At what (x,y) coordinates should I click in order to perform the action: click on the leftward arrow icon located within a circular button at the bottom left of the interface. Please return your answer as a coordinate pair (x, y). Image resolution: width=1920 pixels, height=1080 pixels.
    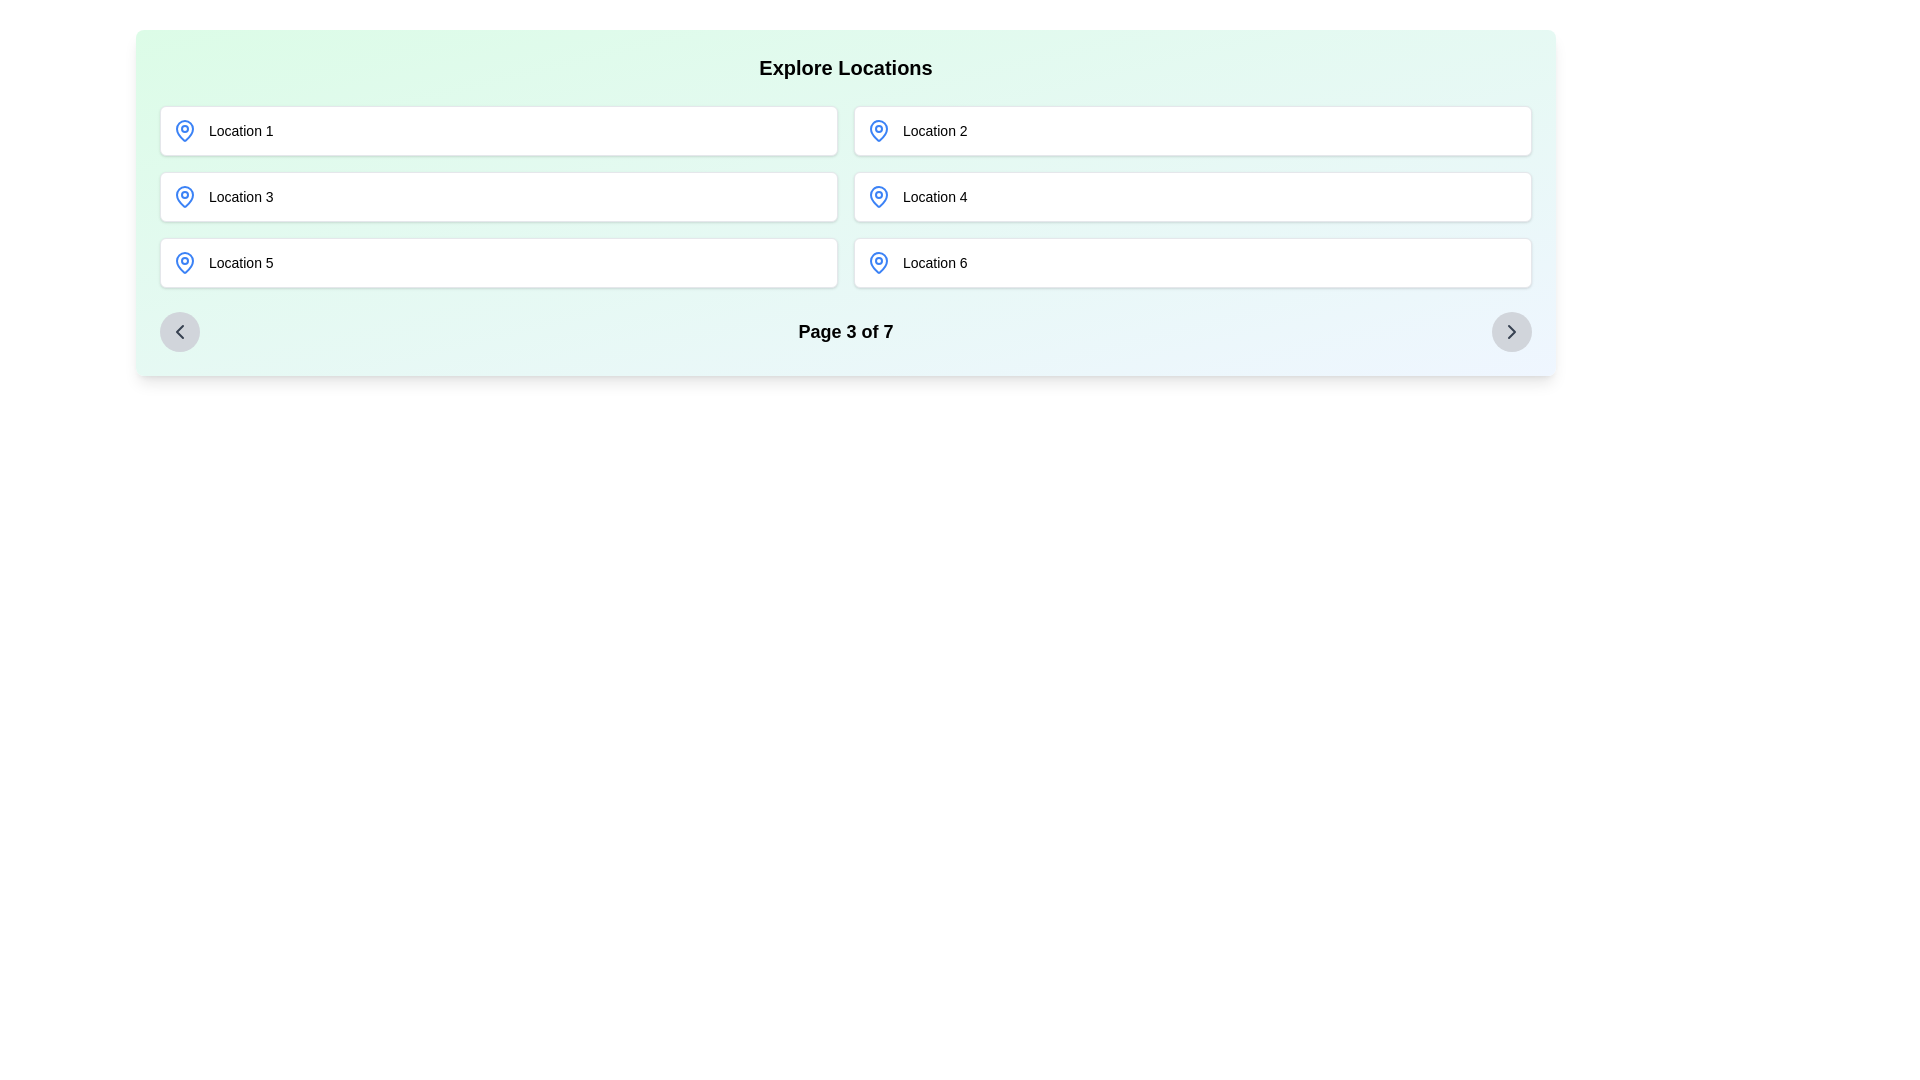
    Looking at the image, I should click on (180, 330).